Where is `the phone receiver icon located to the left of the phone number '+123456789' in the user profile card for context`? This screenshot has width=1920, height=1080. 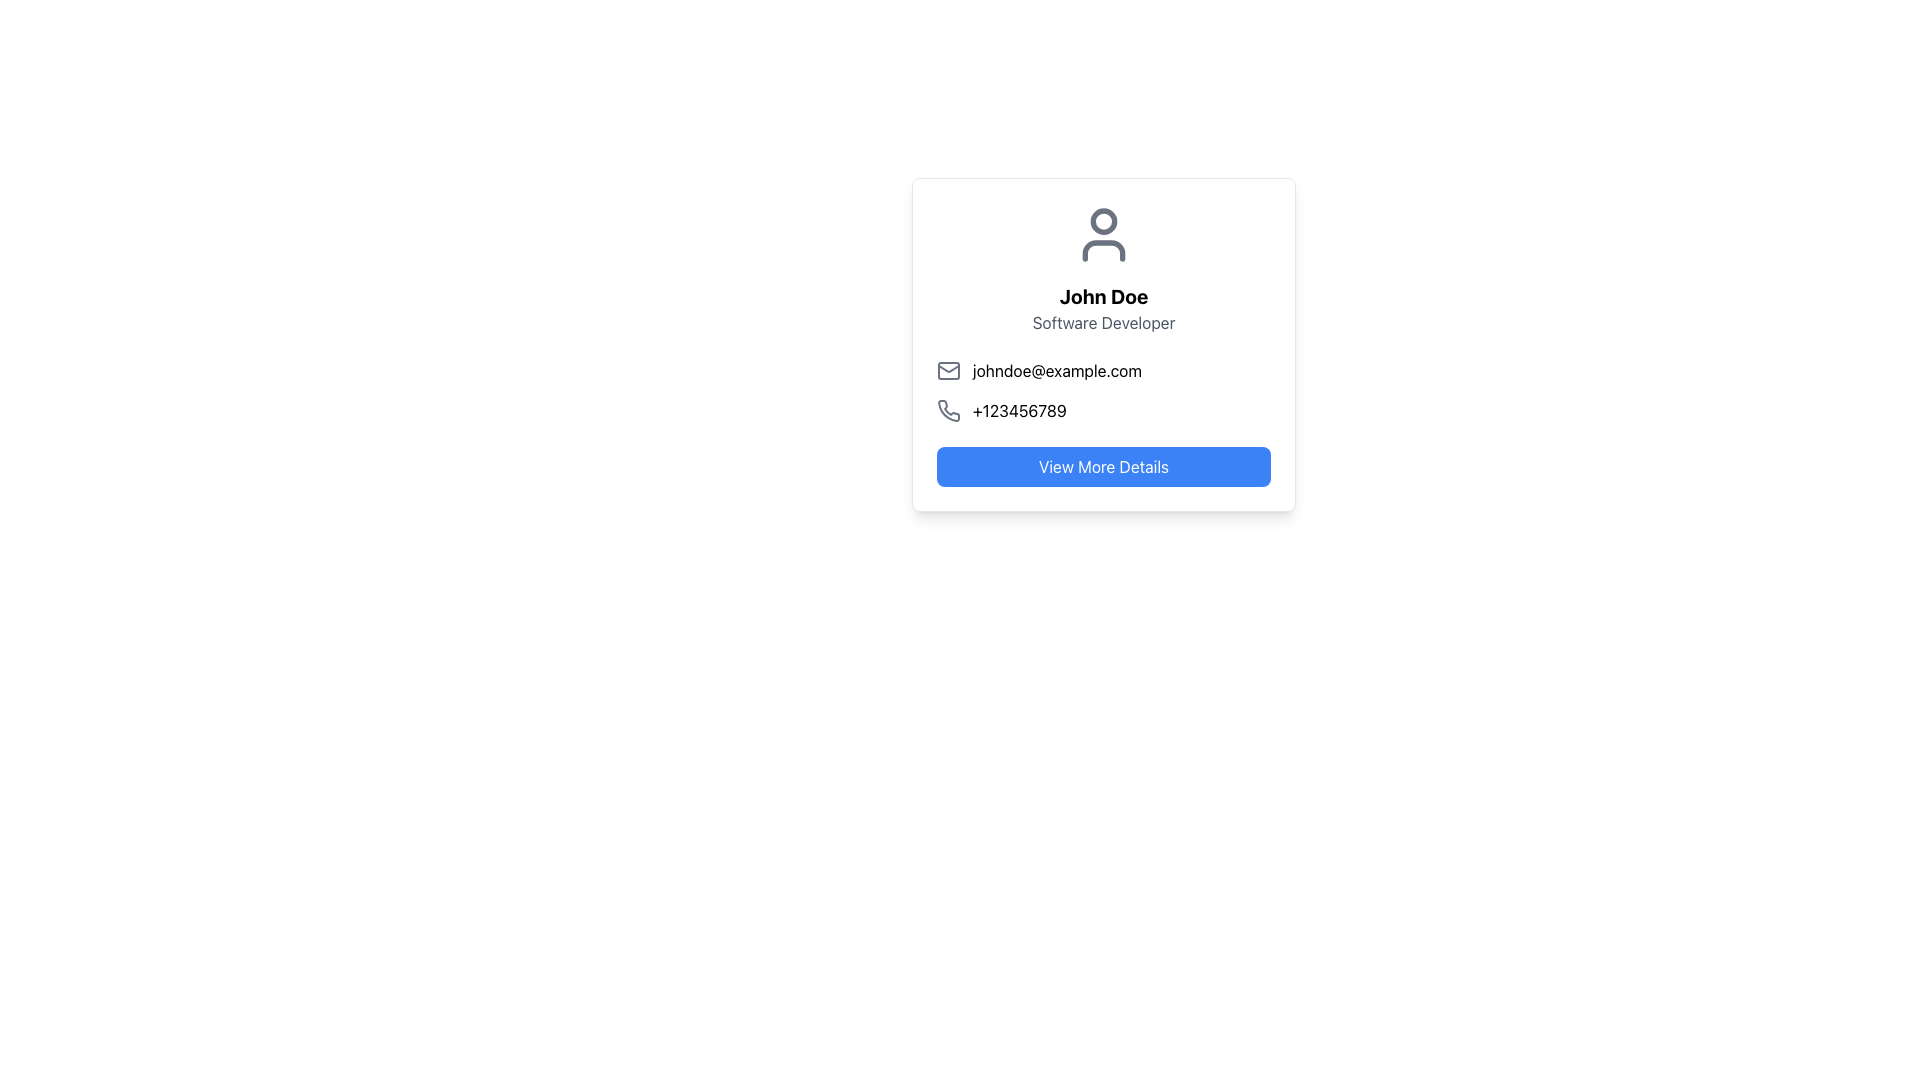 the phone receiver icon located to the left of the phone number '+123456789' in the user profile card for context is located at coordinates (948, 409).